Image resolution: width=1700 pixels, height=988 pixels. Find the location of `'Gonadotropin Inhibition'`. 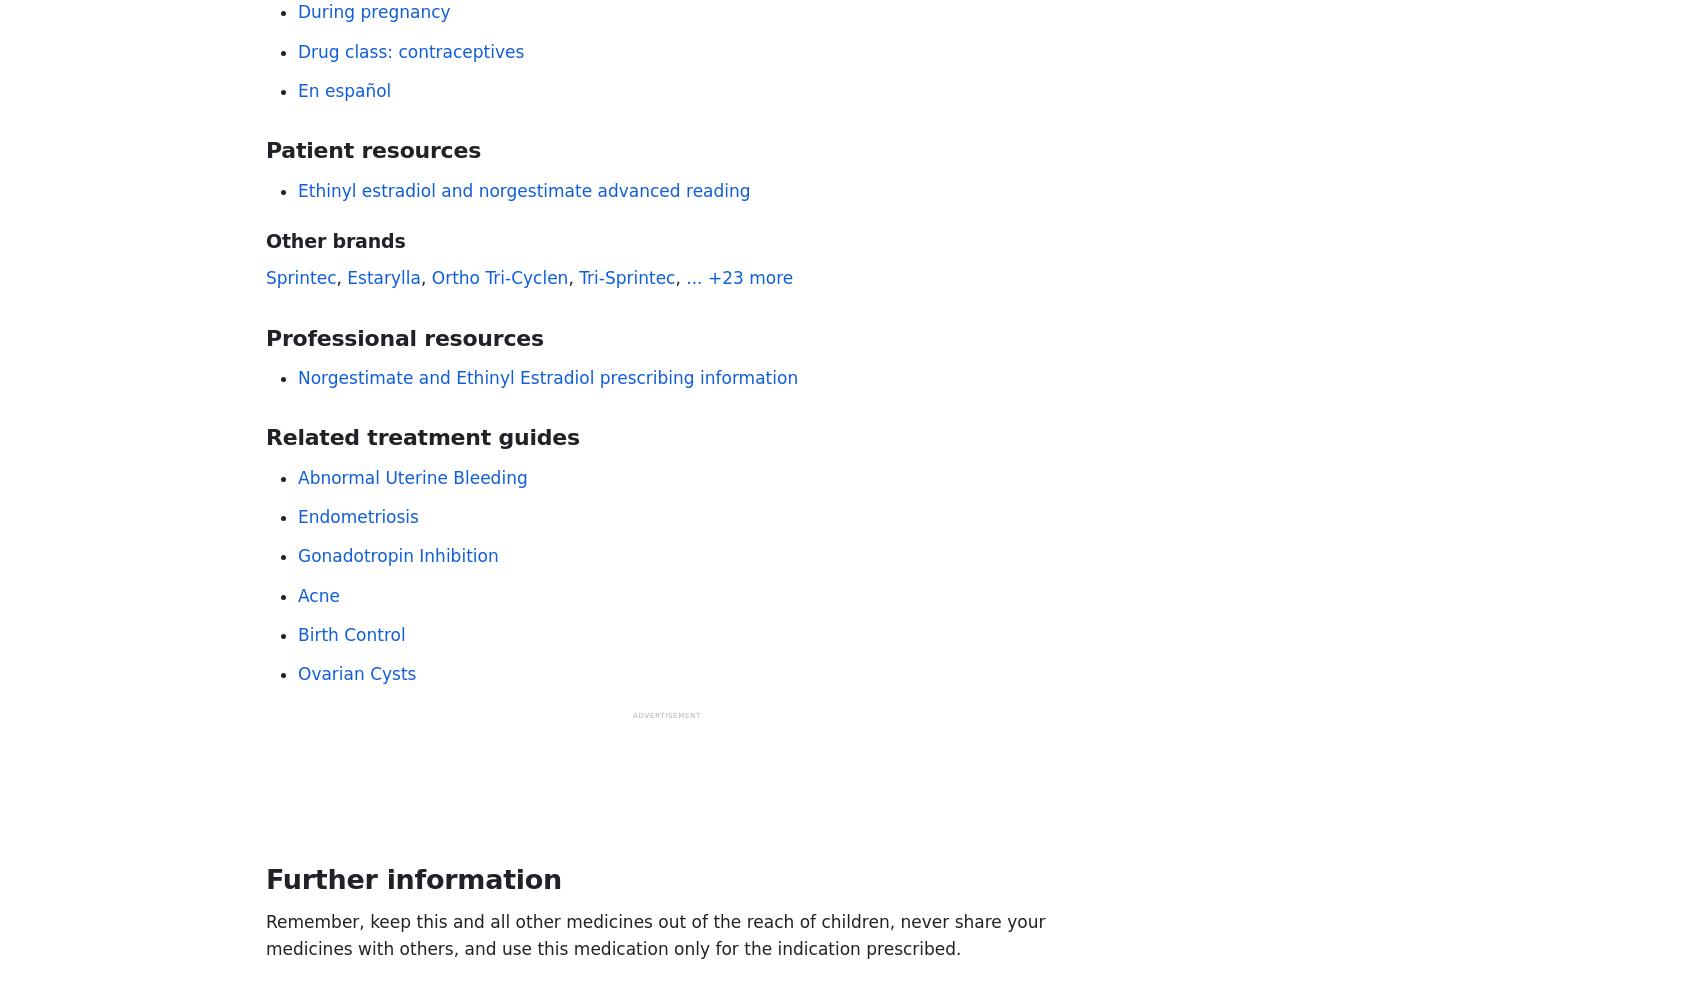

'Gonadotropin Inhibition' is located at coordinates (298, 555).